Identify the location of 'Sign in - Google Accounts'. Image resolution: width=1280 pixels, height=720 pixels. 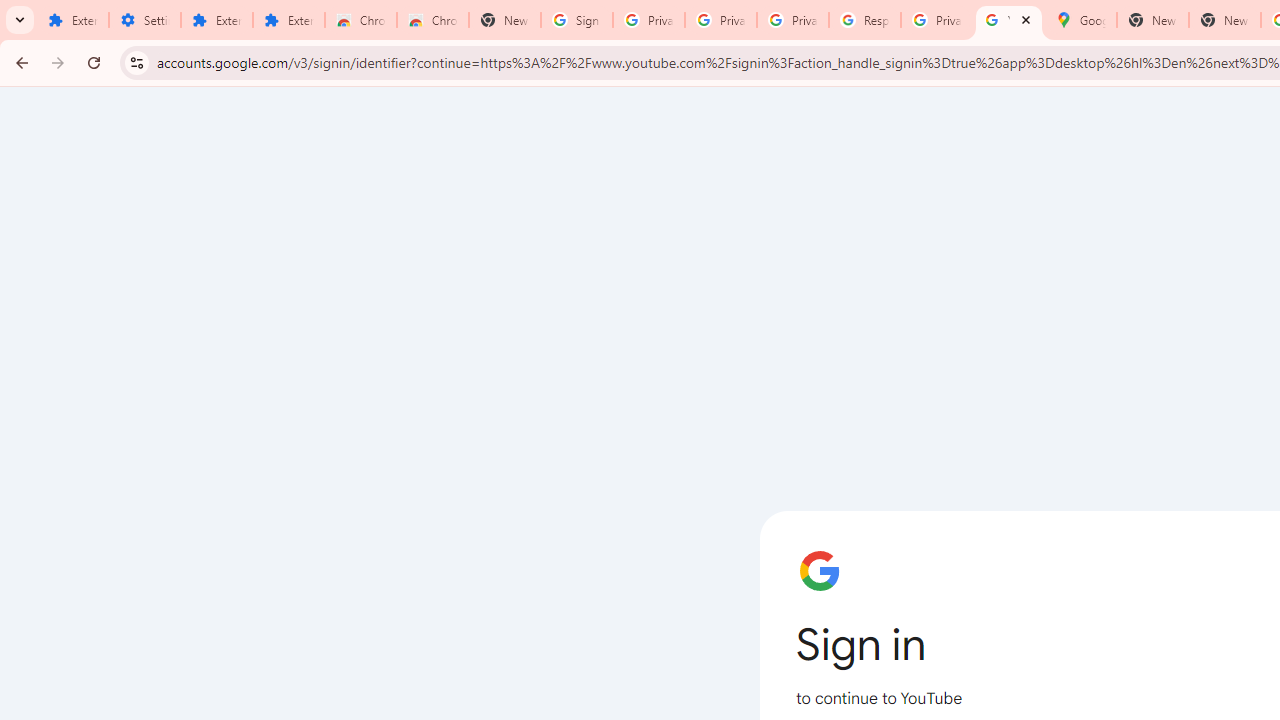
(576, 20).